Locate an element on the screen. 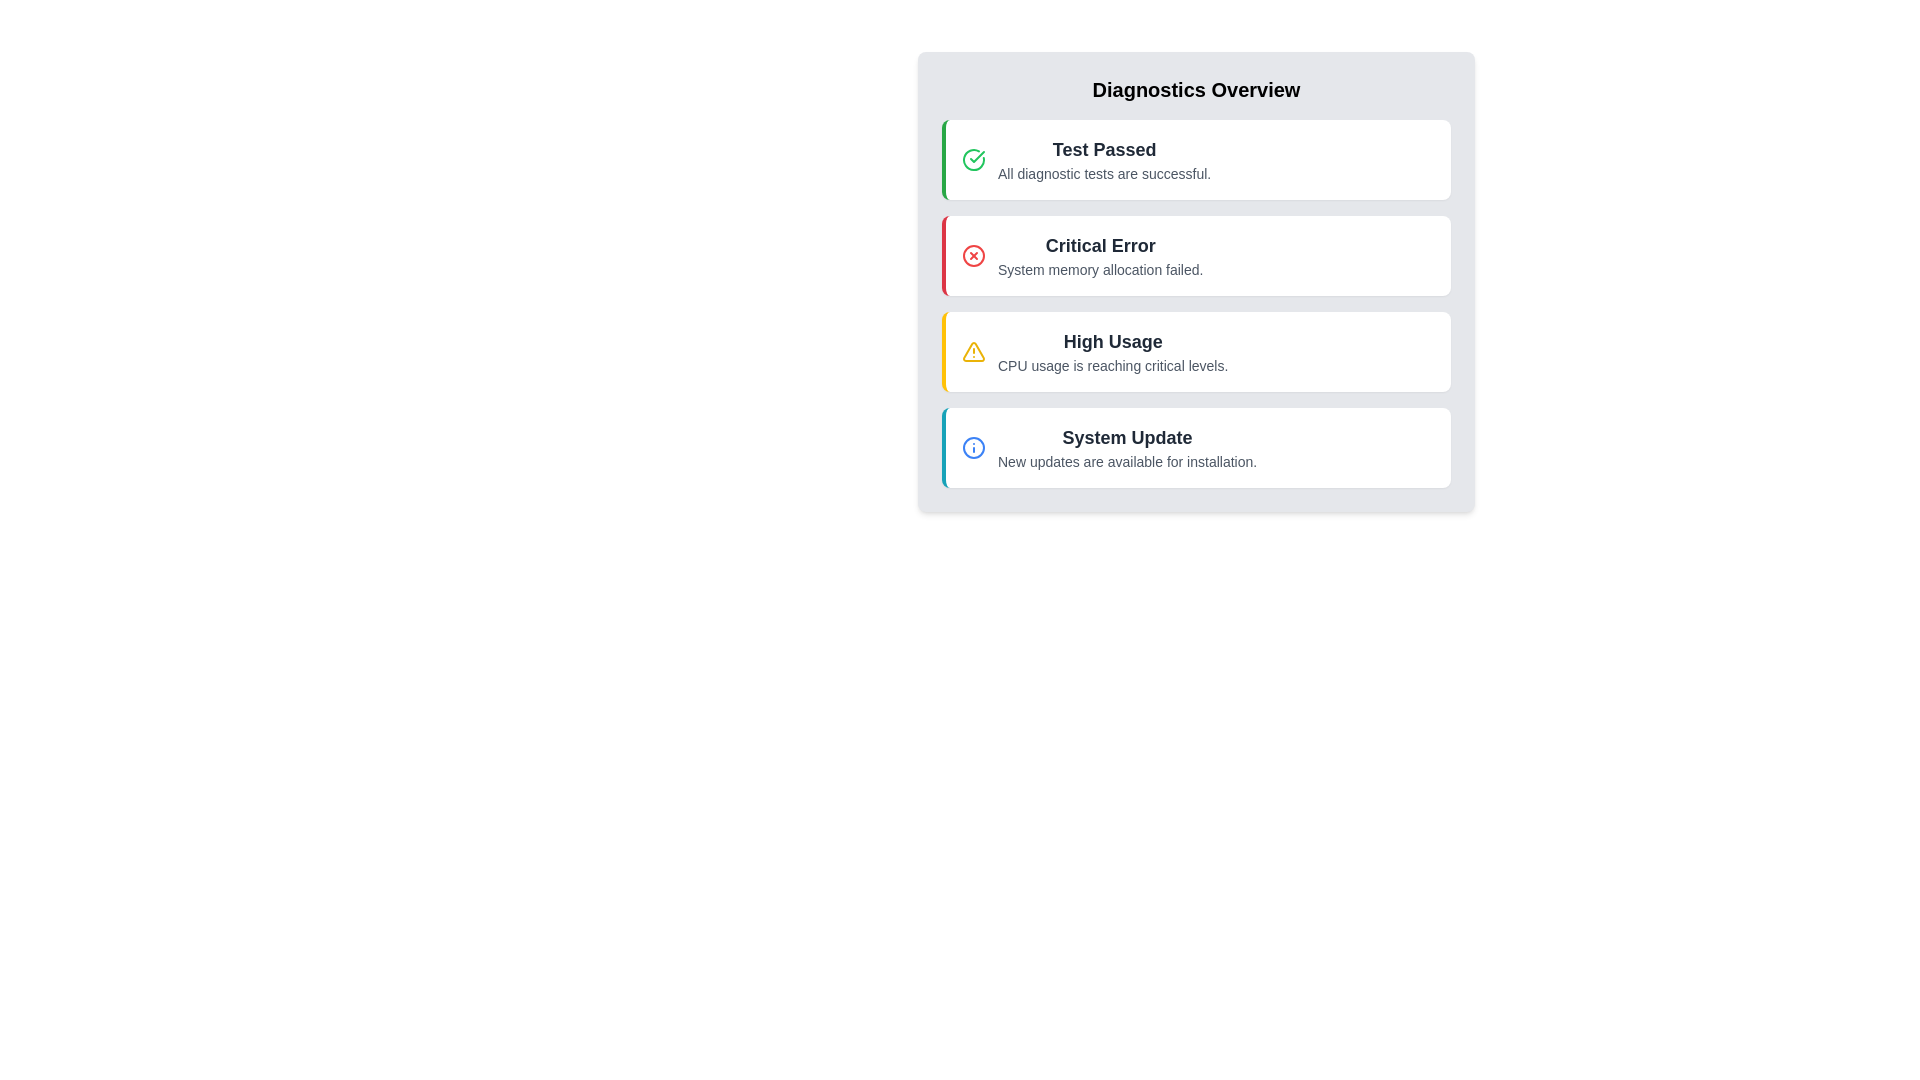 This screenshot has height=1080, width=1920. the warning icon indicating high CPU usage located to the left of the 'High Usage' text block in the 'Critical Error' section is located at coordinates (974, 350).